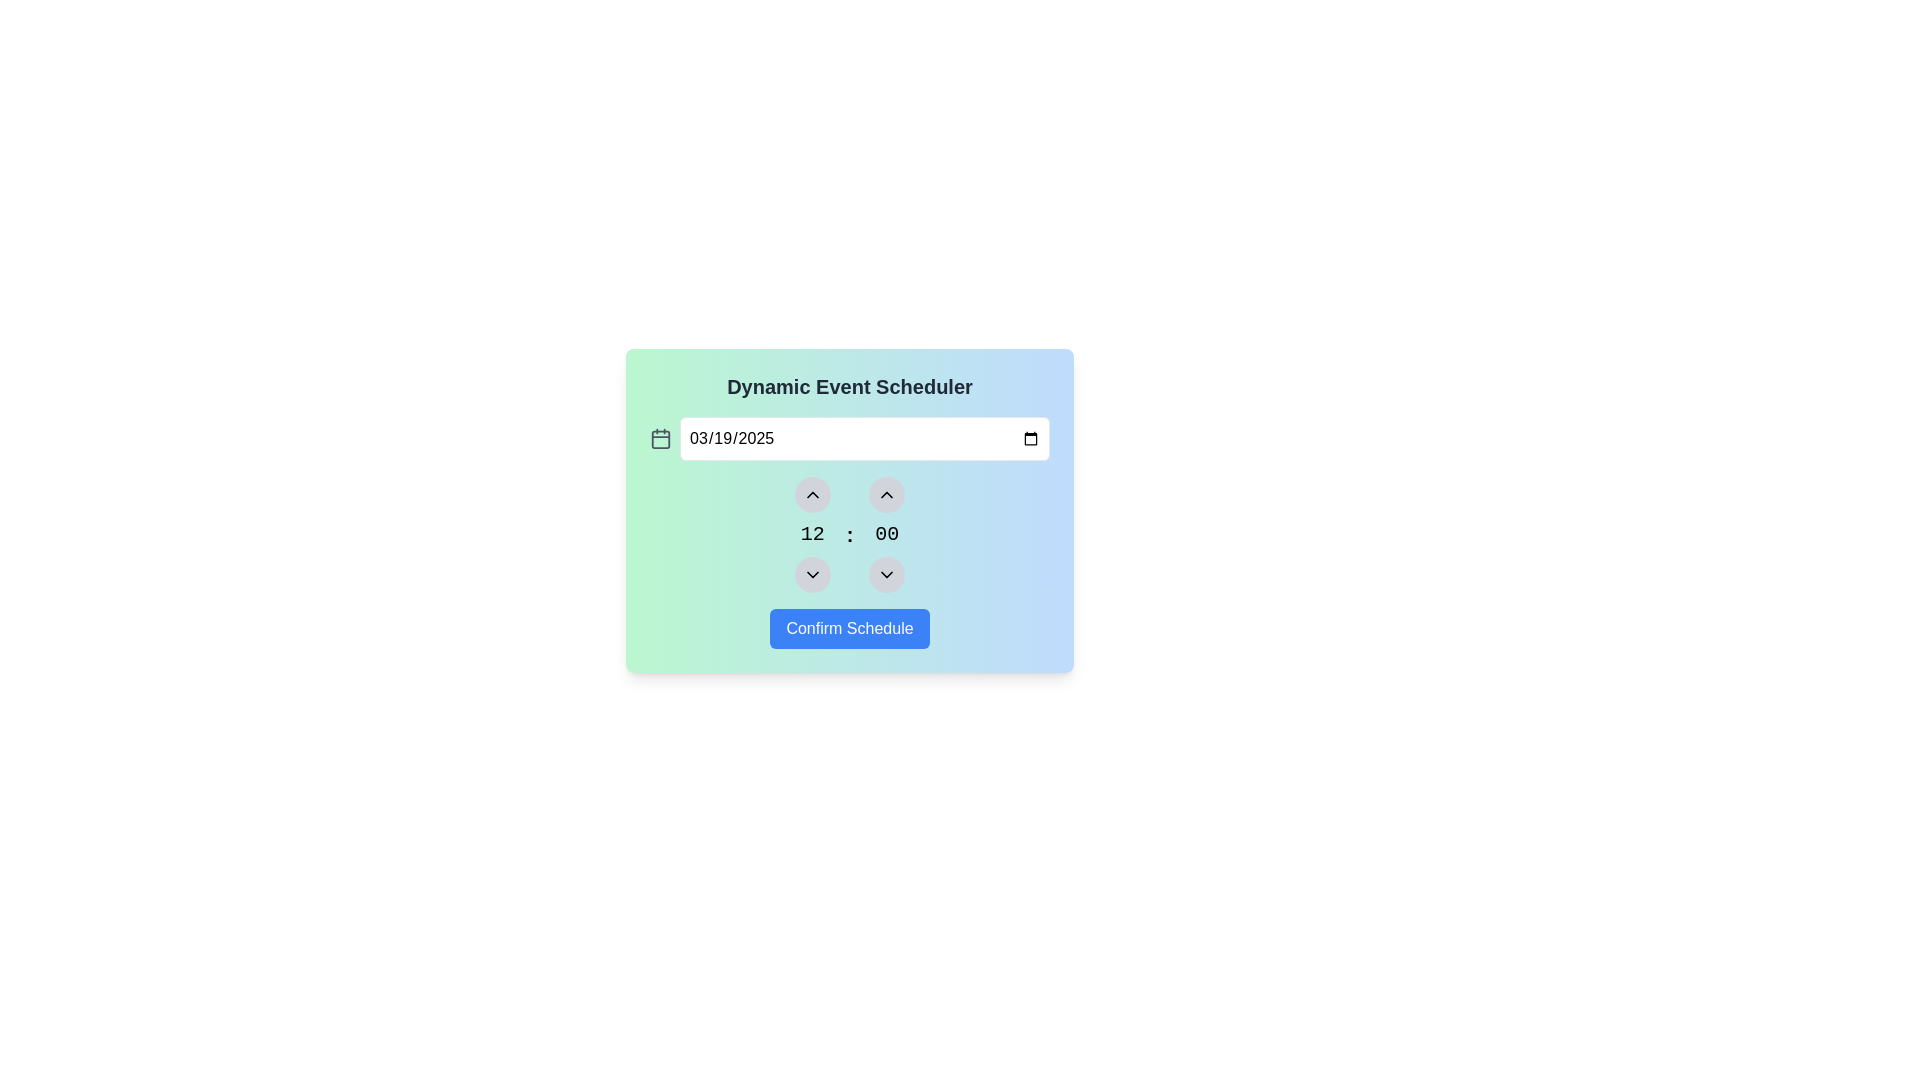 This screenshot has height=1080, width=1920. Describe the element at coordinates (661, 438) in the screenshot. I see `the decorative rectangular icon component within the calendar icon, located near the top-left region of the interface, next to the date input field` at that location.